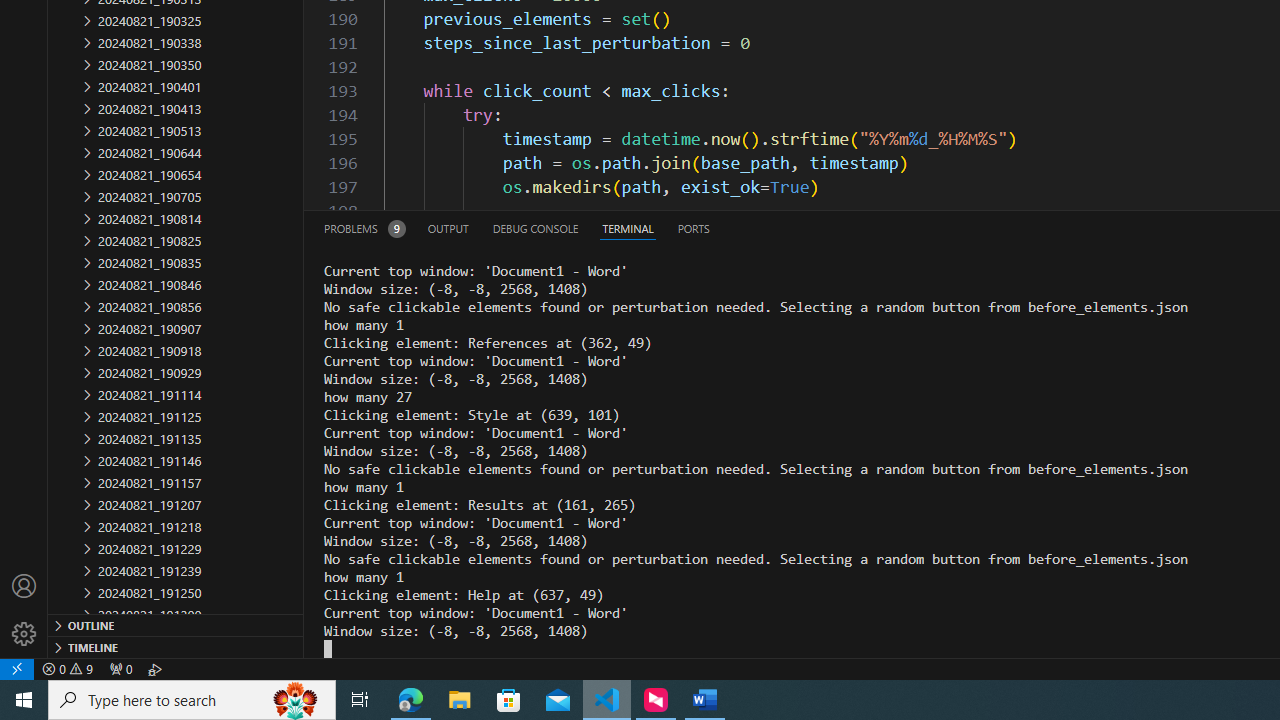 The image size is (1280, 720). Describe the element at coordinates (447, 227) in the screenshot. I see `'Output (Ctrl+Shift+U)'` at that location.